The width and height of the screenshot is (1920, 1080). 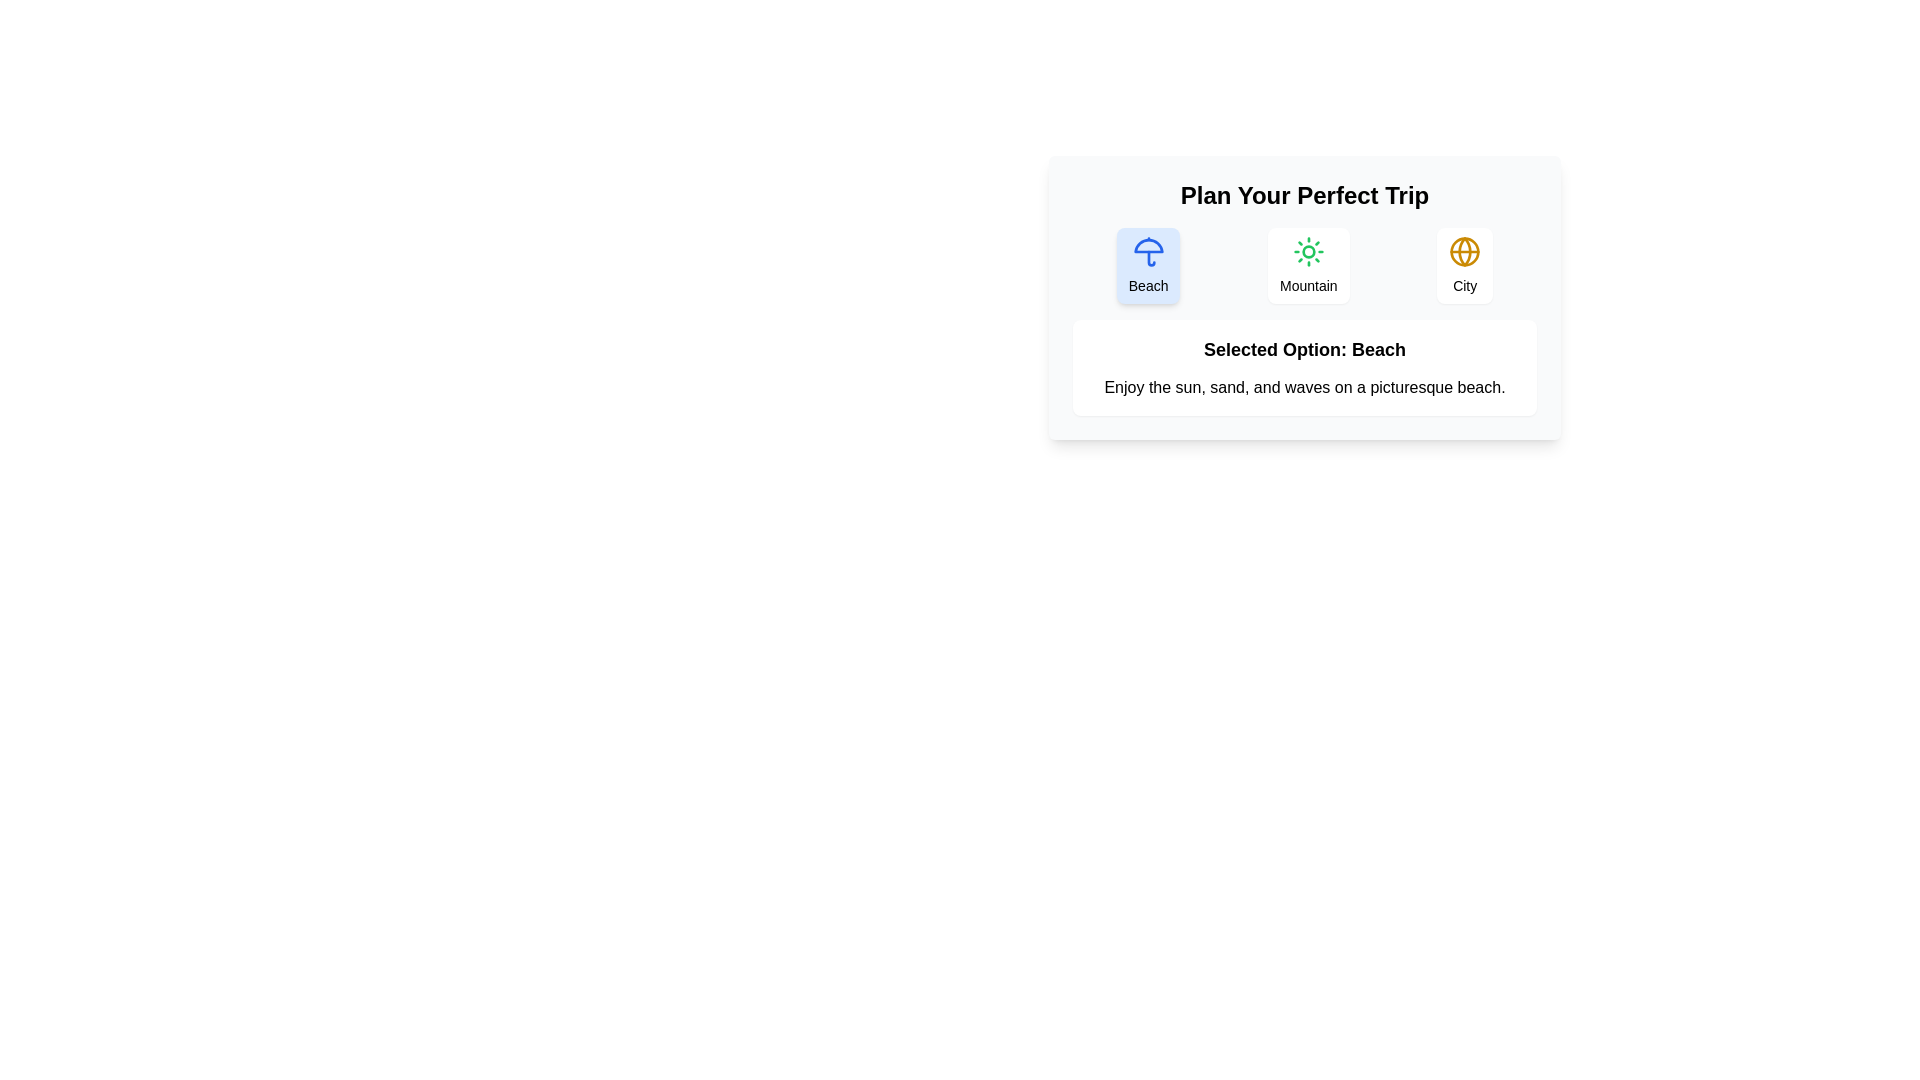 I want to click on the 'City' category selection button located at the rightmost position within a group of three buttons, so click(x=1465, y=265).